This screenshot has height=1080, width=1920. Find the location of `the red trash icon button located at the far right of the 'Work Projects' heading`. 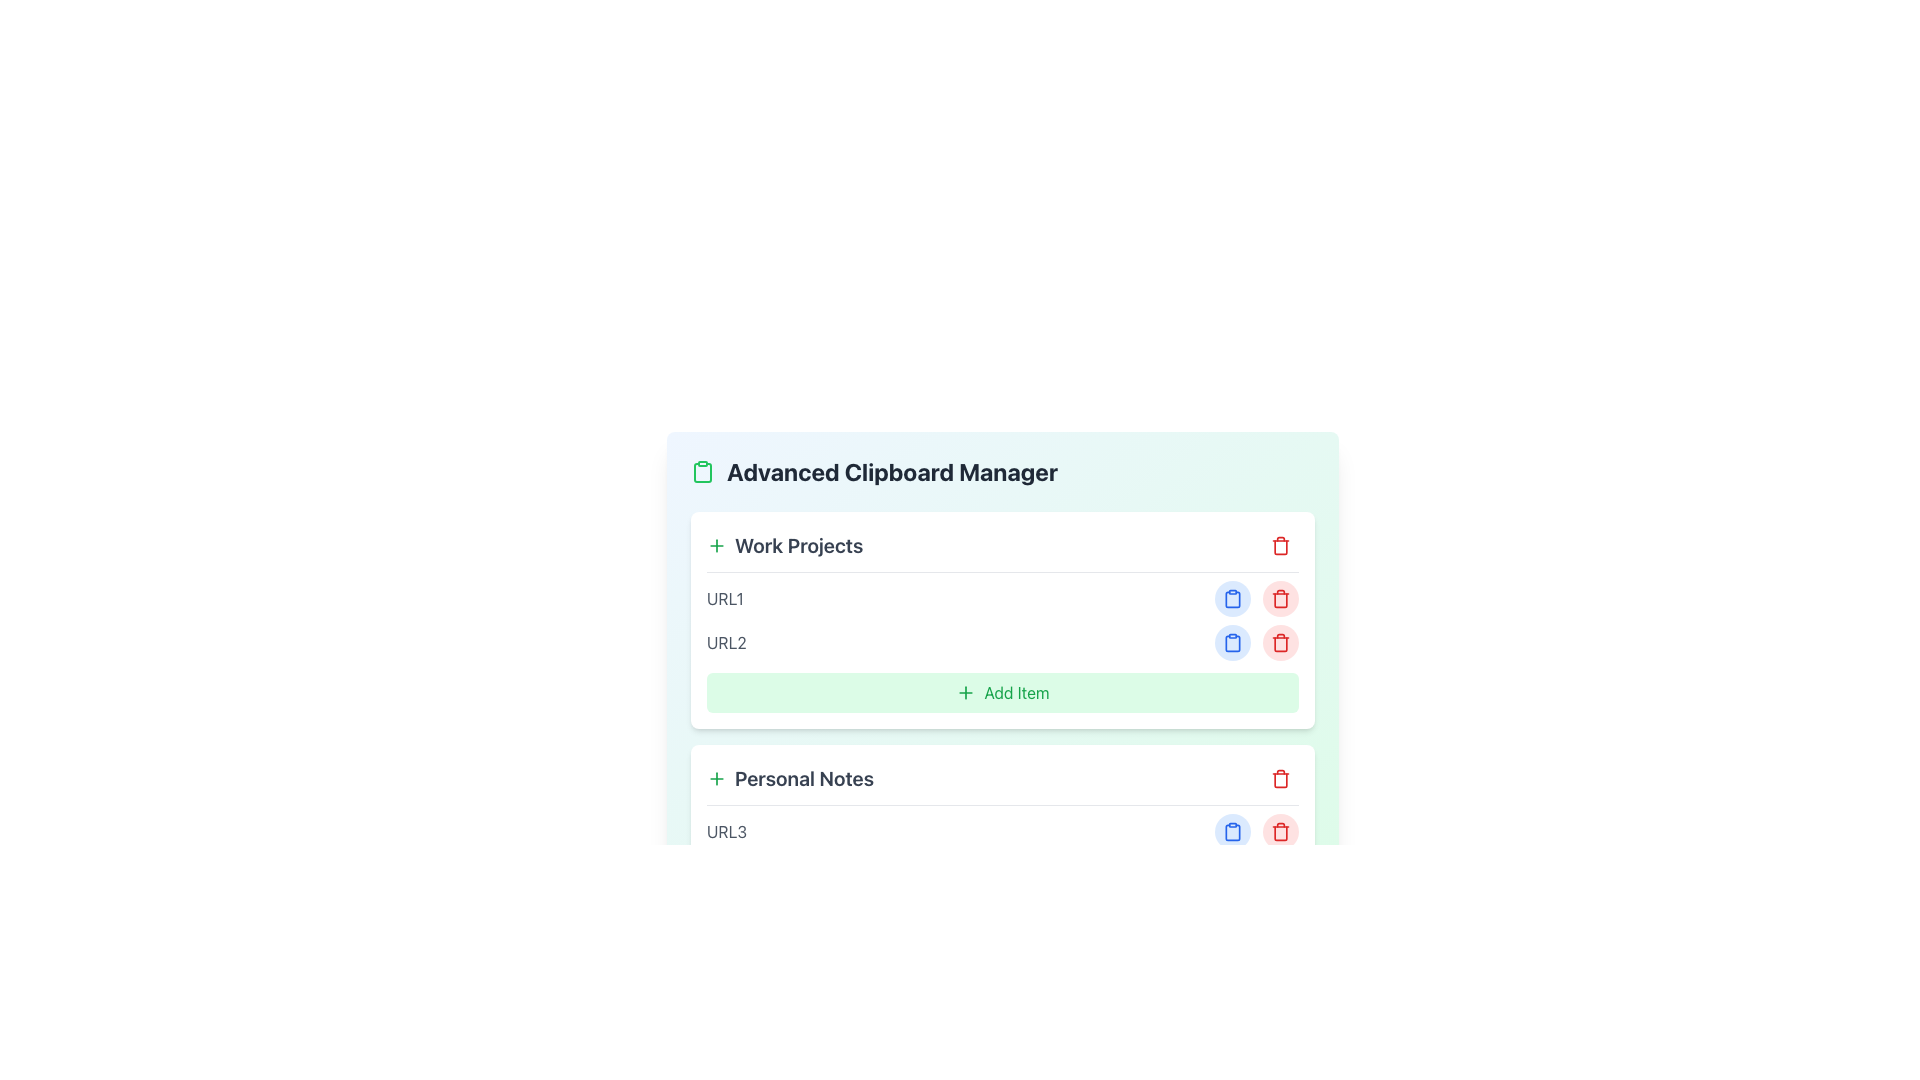

the red trash icon button located at the far right of the 'Work Projects' heading is located at coordinates (1281, 546).